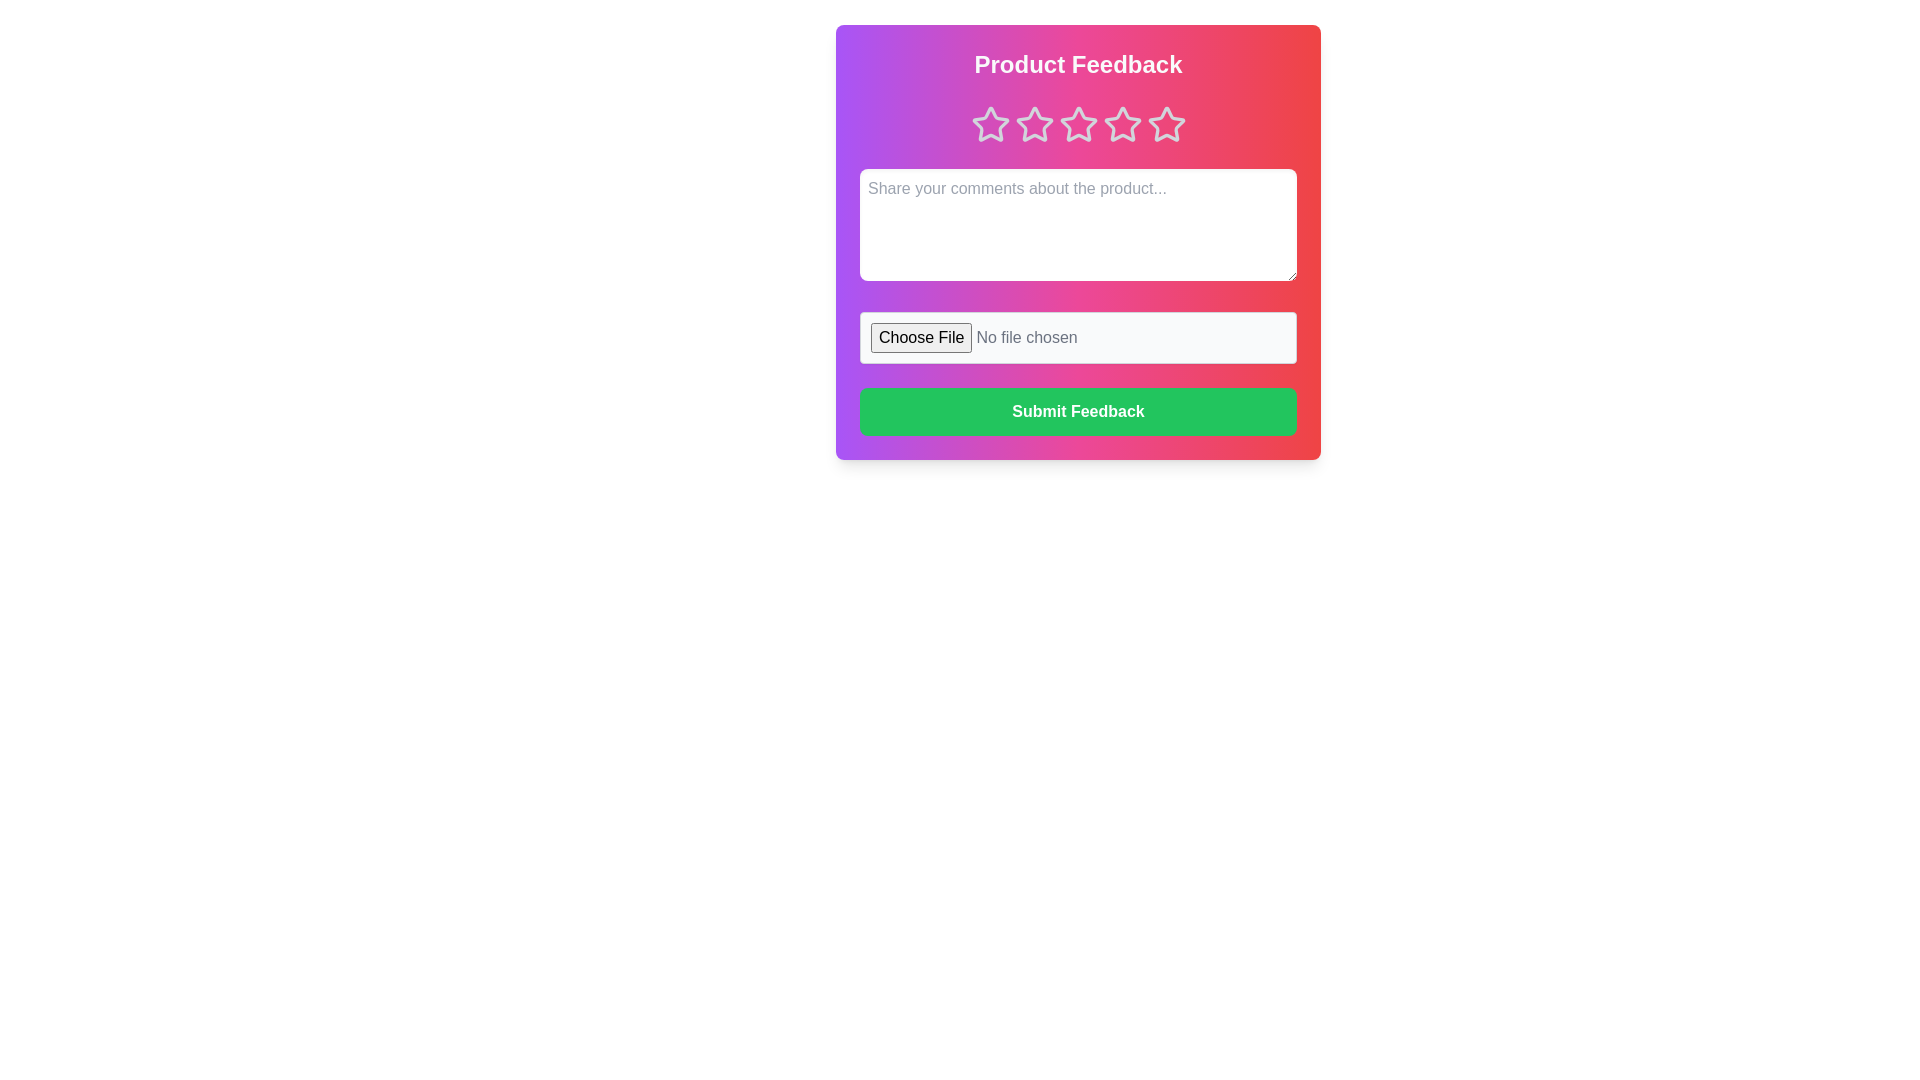 The image size is (1920, 1080). Describe the element at coordinates (1034, 124) in the screenshot. I see `the second star in the rating interface` at that location.